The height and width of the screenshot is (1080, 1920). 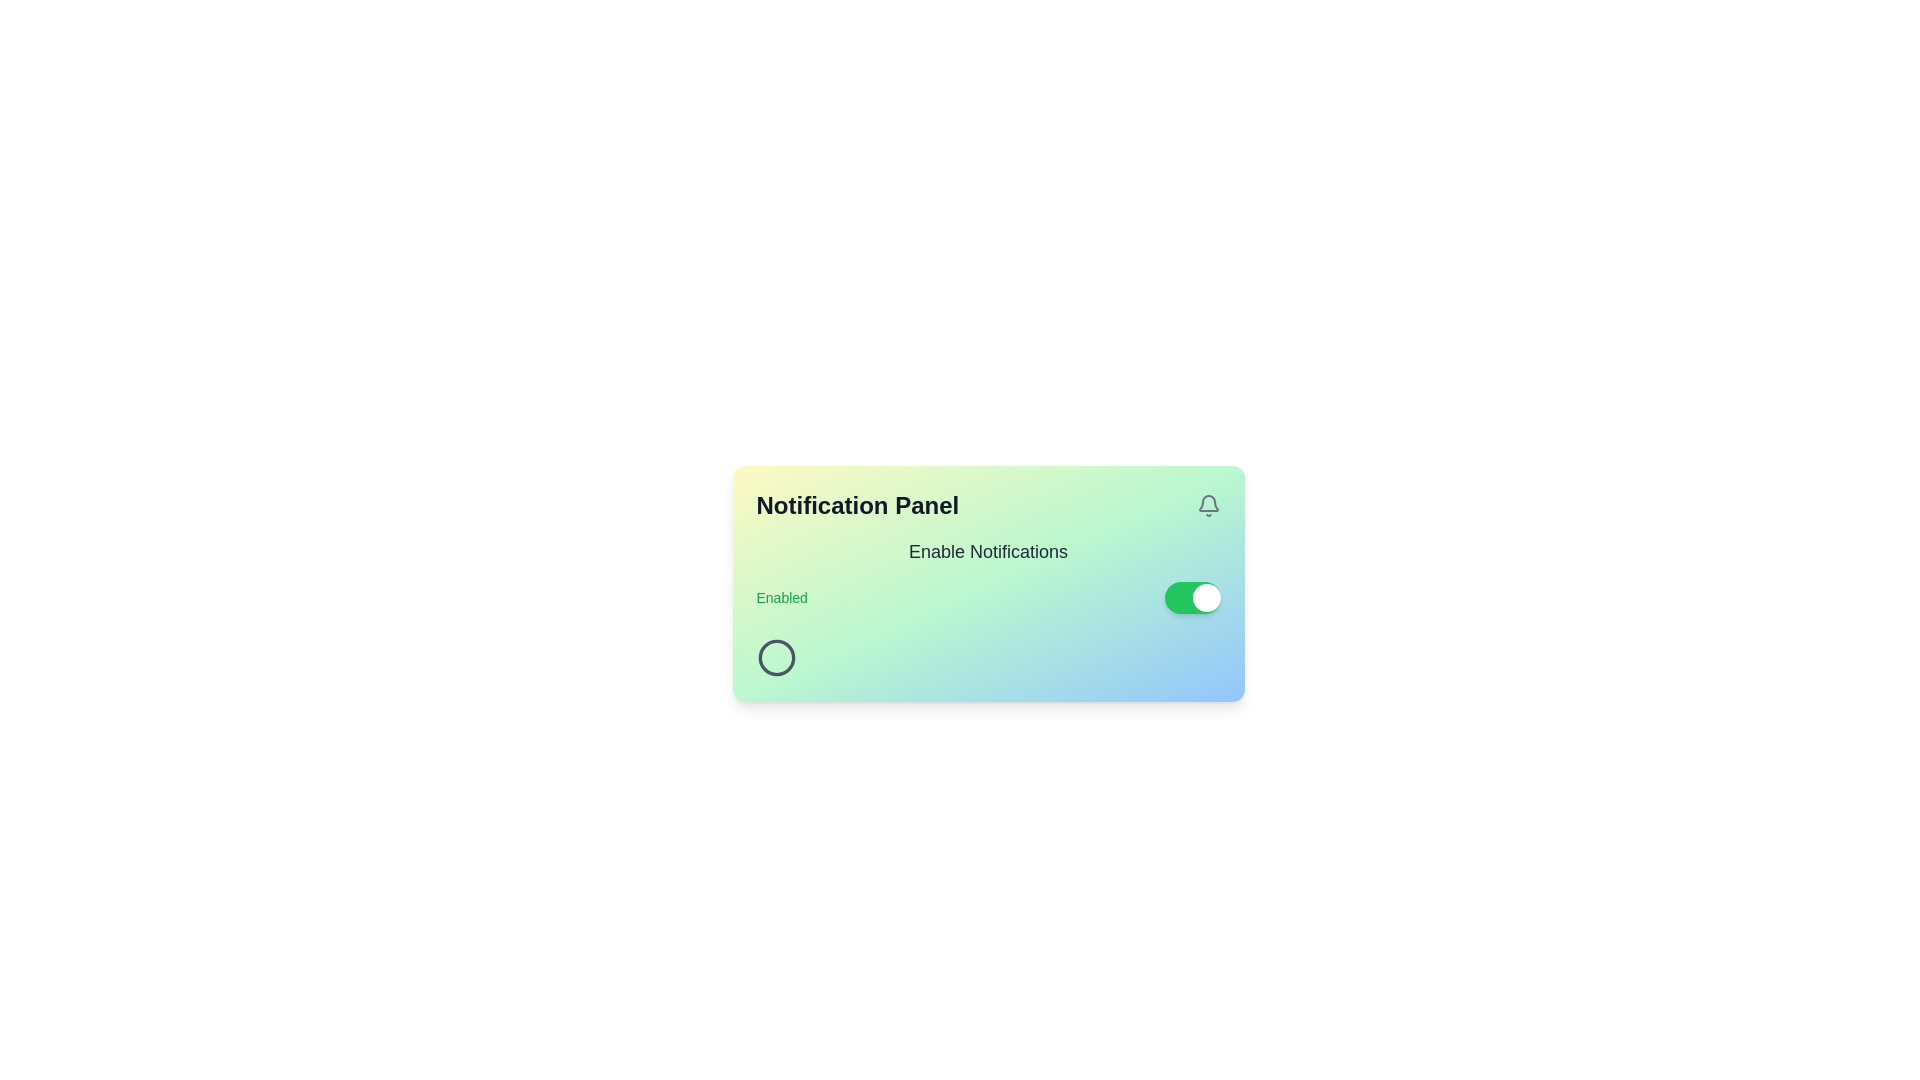 What do you see at coordinates (1207, 504) in the screenshot?
I see `the bell-shaped notification icon located at the top-right corner of the 'Notification Panel', next to the 'Notification Panel' text label` at bounding box center [1207, 504].